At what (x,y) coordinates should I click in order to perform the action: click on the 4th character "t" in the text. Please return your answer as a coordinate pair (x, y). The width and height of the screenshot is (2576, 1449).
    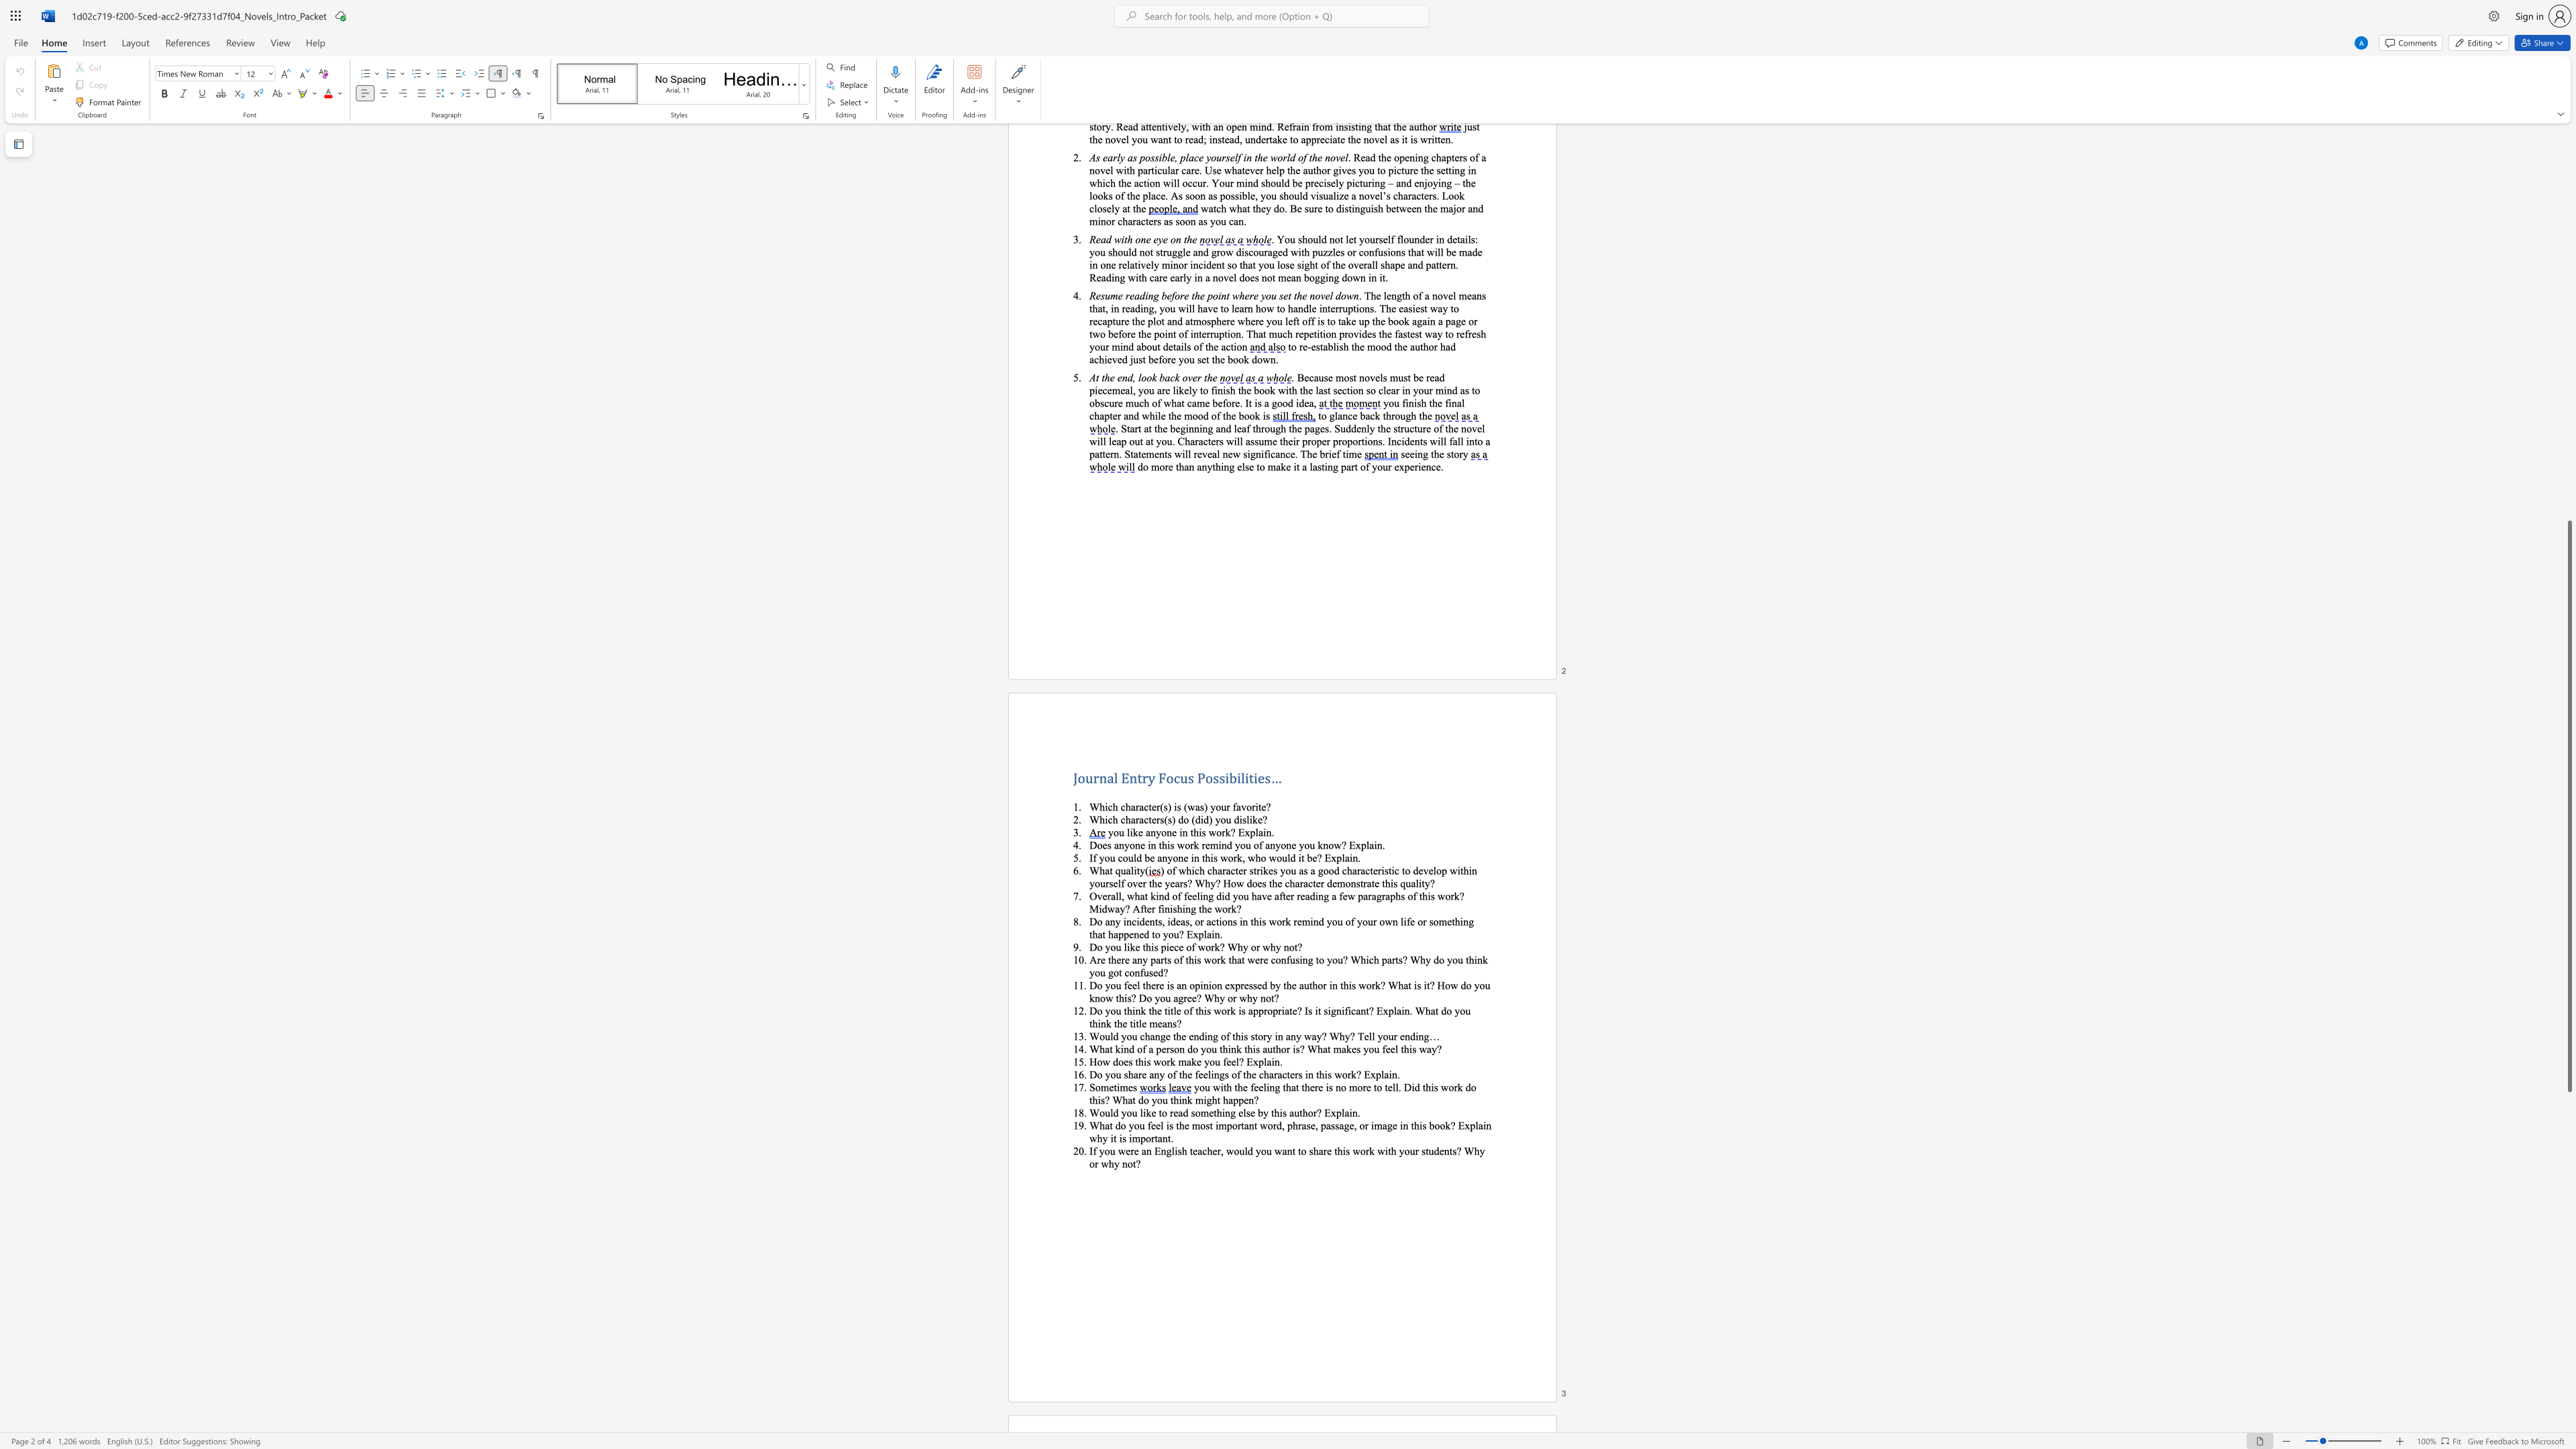
    Looking at the image, I should click on (1300, 1112).